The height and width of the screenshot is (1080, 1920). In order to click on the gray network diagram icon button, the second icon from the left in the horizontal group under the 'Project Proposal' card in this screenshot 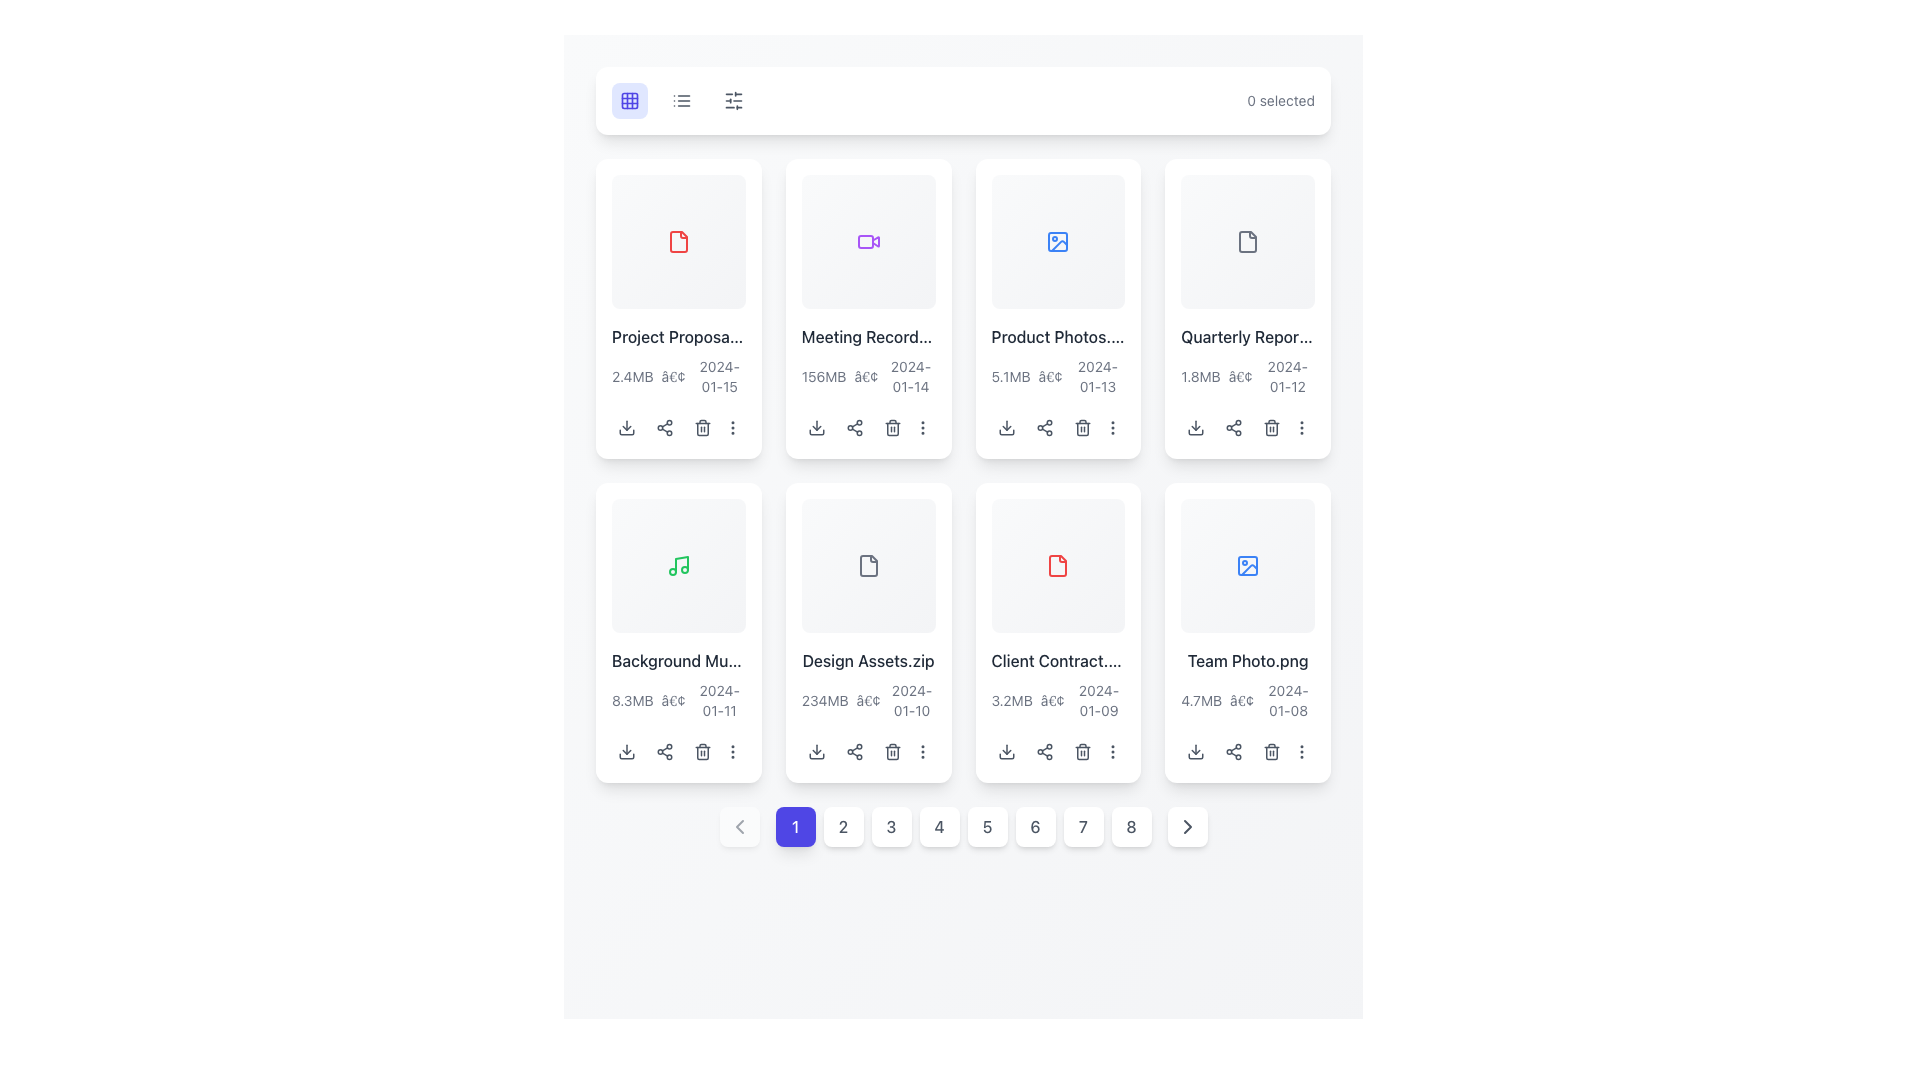, I will do `click(665, 426)`.